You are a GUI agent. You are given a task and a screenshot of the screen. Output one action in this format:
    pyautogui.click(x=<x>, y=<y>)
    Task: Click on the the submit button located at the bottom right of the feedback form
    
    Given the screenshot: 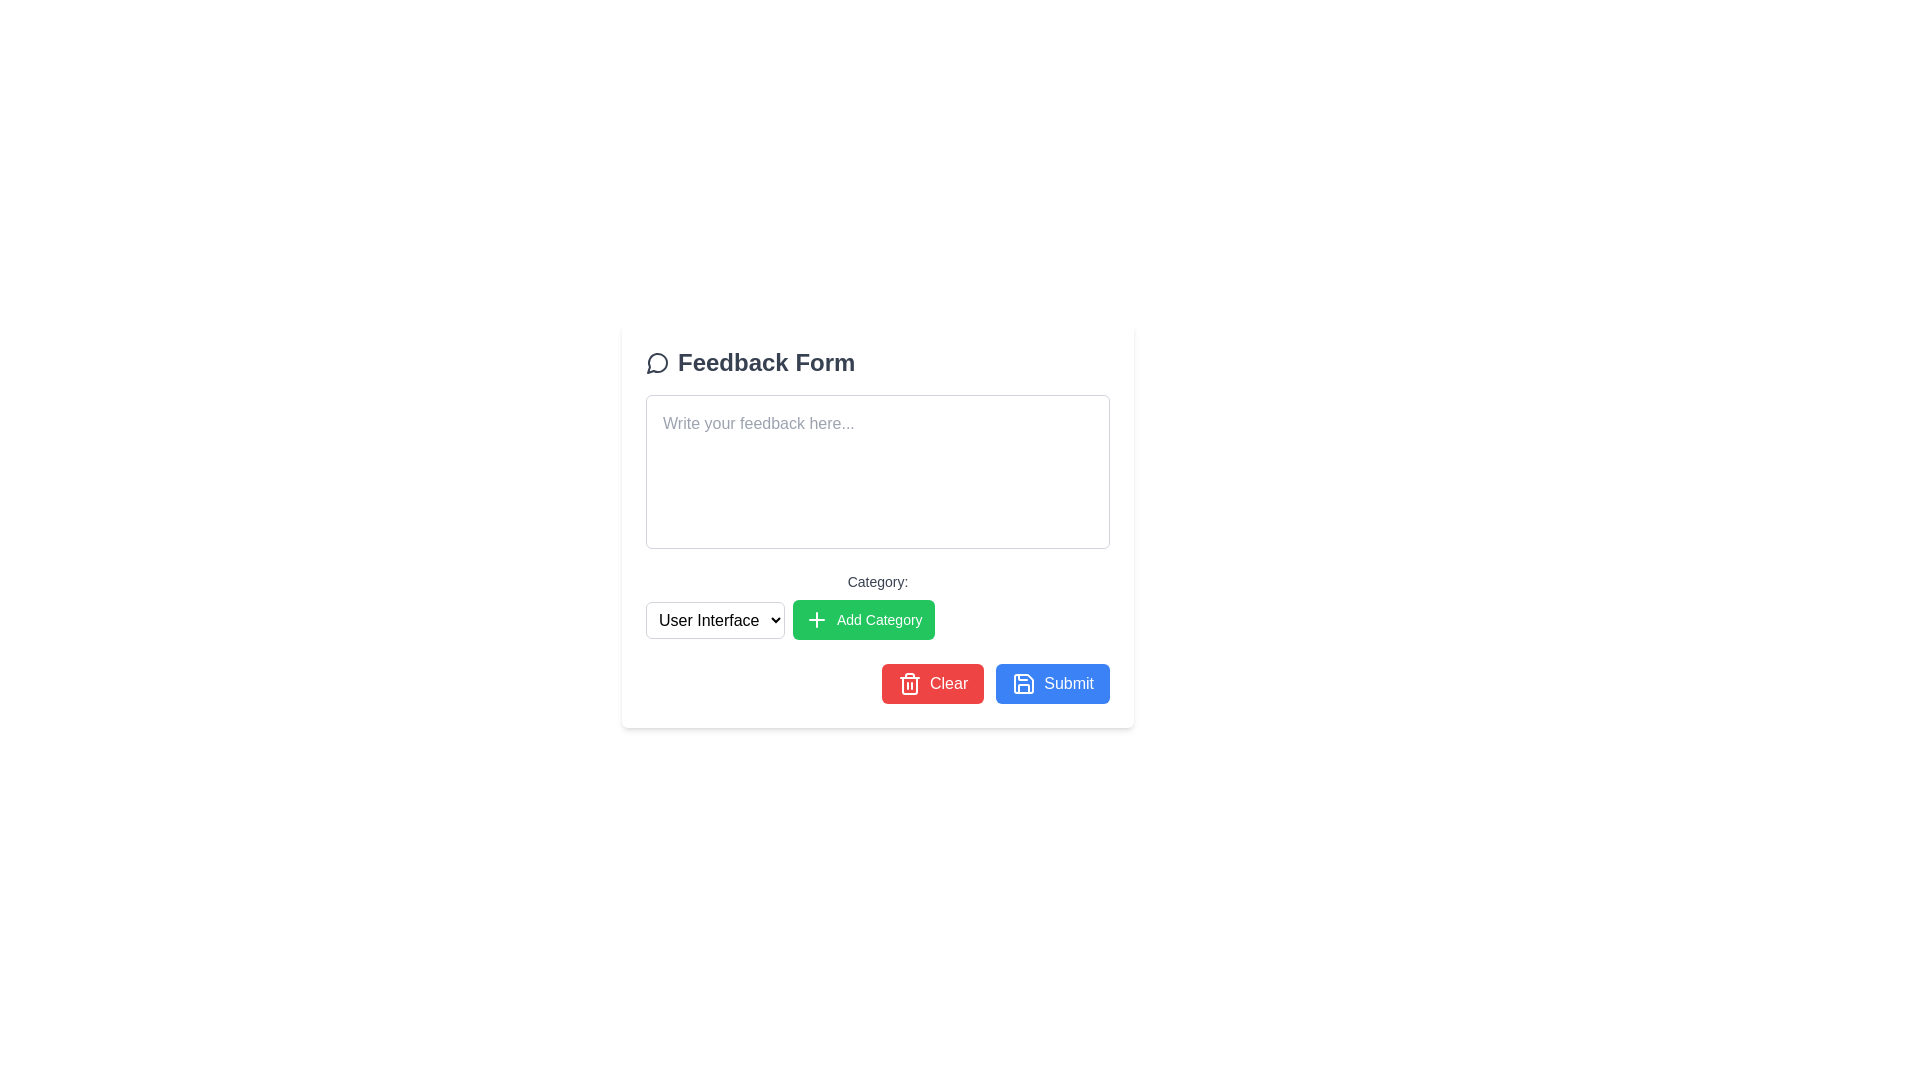 What is the action you would take?
    pyautogui.click(x=1052, y=682)
    